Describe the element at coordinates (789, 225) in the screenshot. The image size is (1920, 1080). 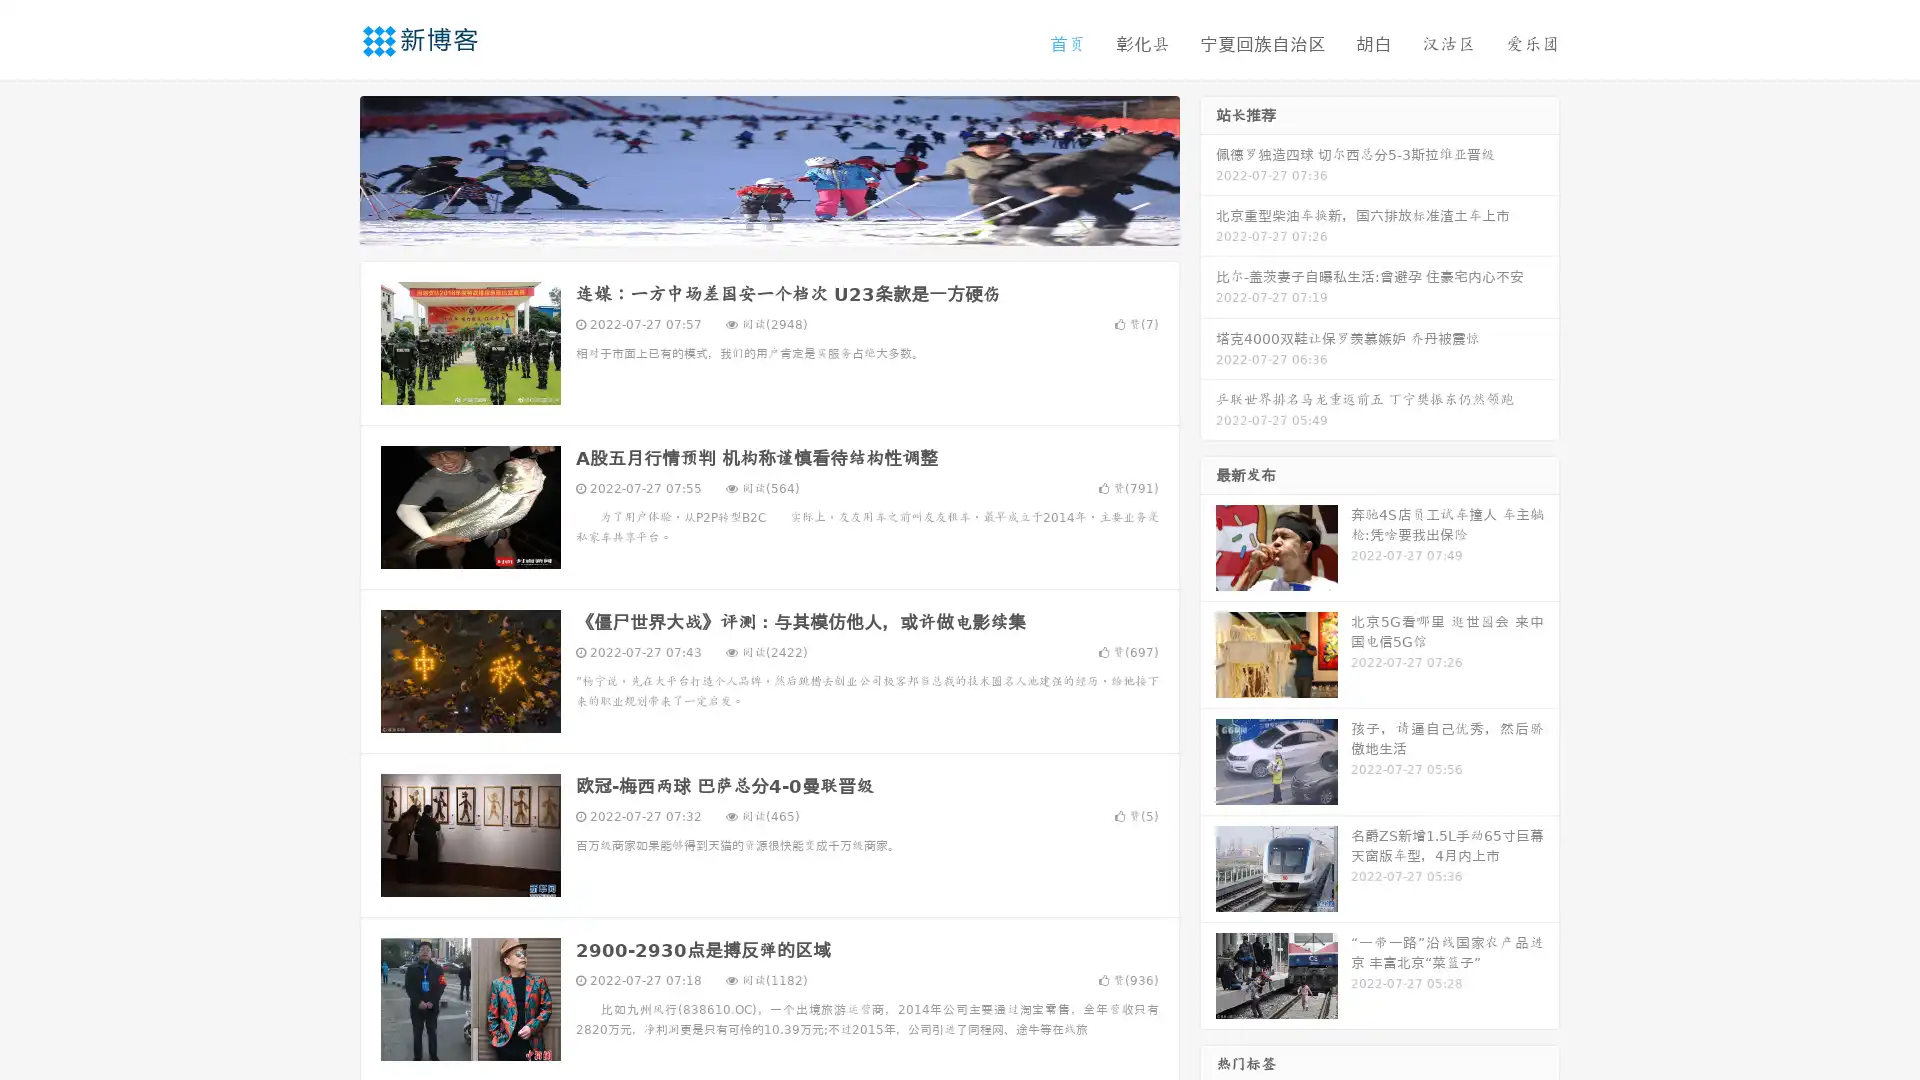
I see `Go to slide 3` at that location.